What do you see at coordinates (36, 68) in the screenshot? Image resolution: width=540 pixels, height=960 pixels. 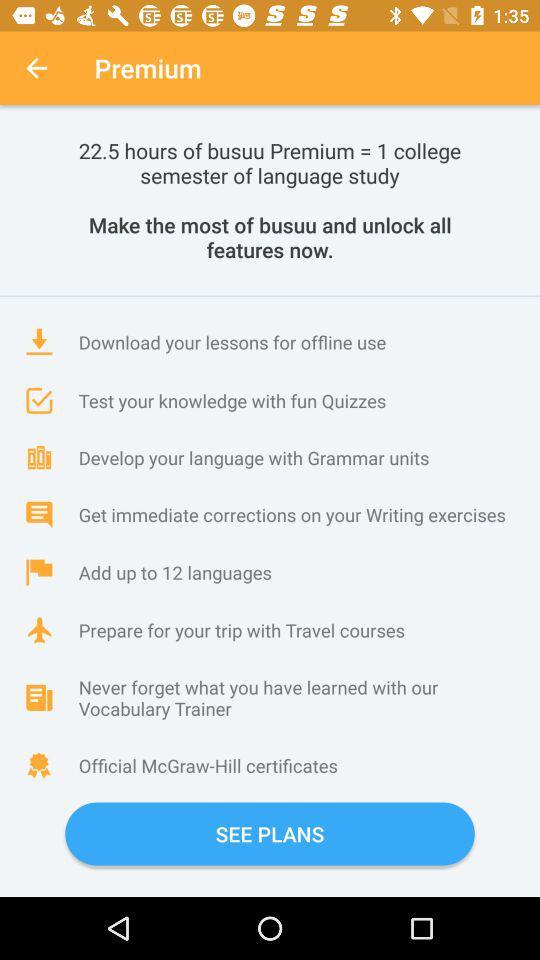 I see `the icon to the left of premium` at bounding box center [36, 68].